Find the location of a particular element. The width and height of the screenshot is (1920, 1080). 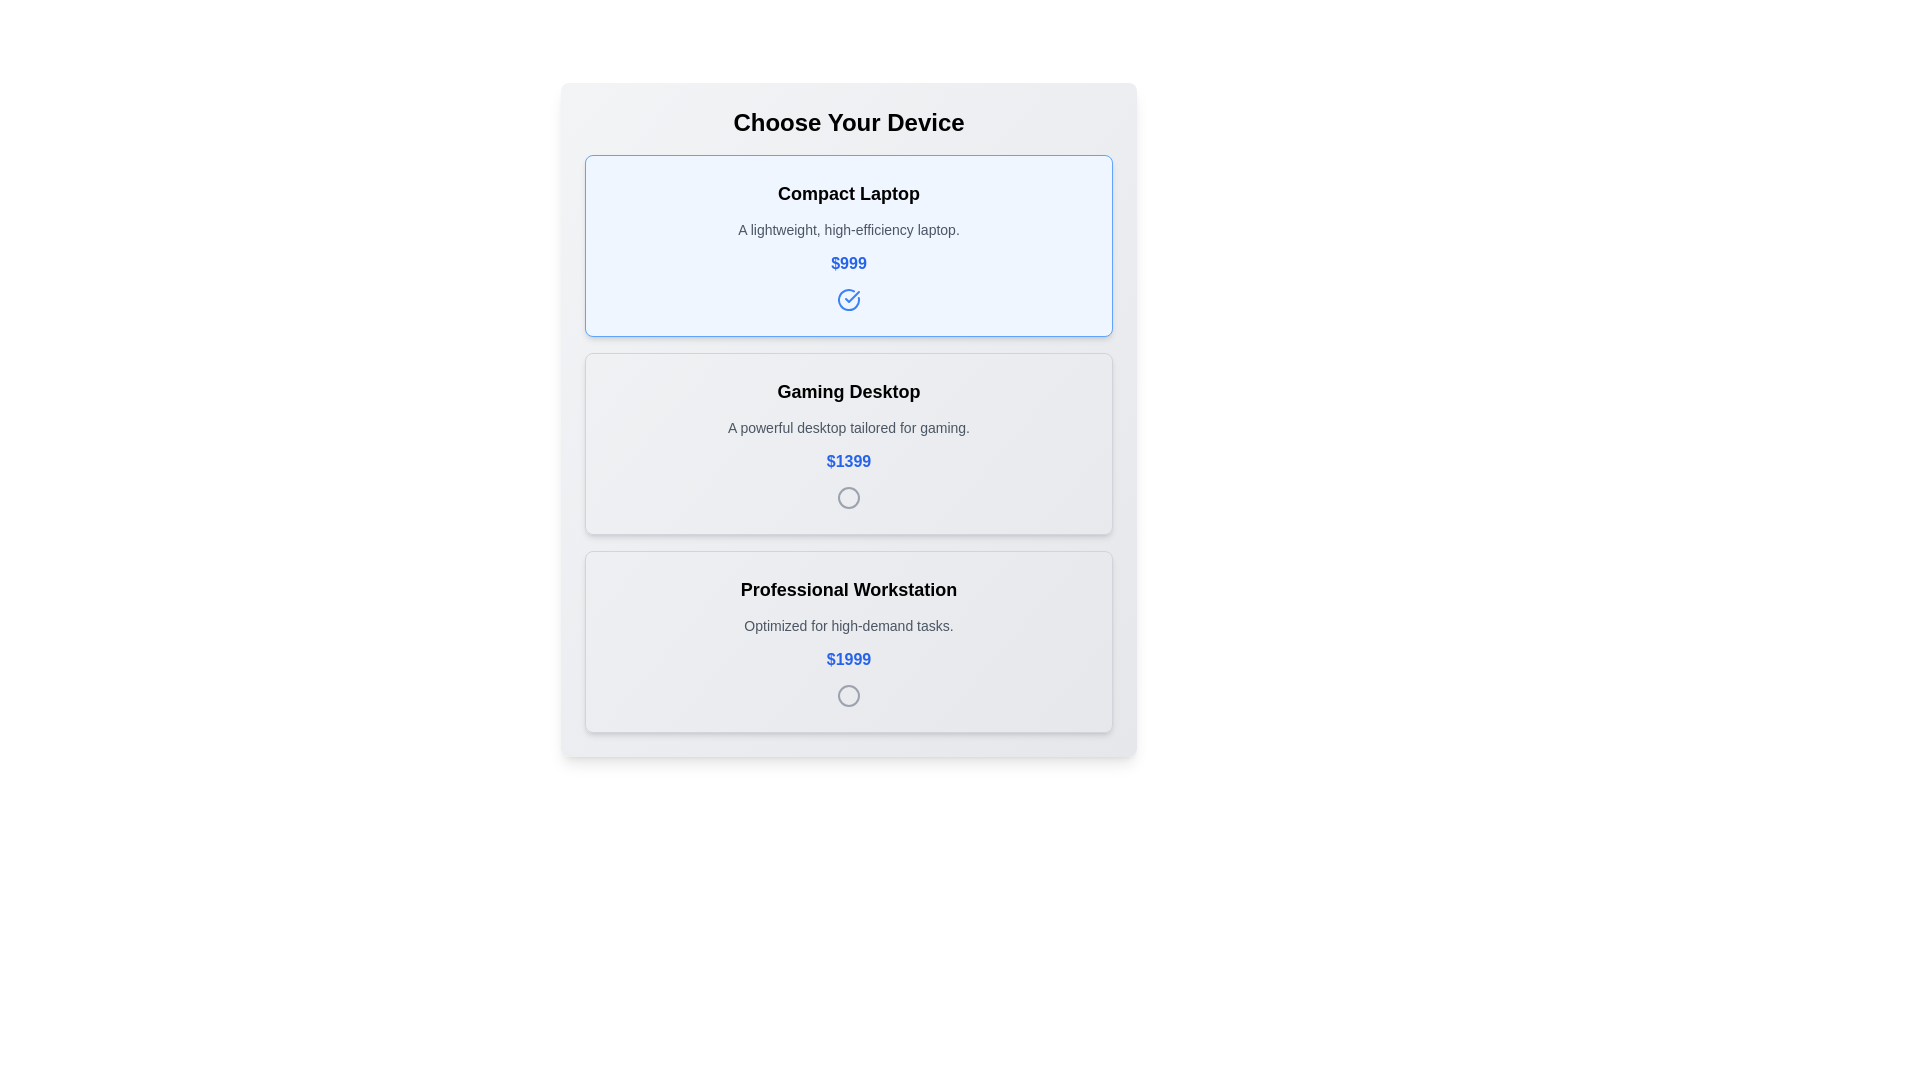

the text label that contains the phrase 'A powerful desktop tailored for gaming.' located beneath the title 'Gaming Desktop' and above the price element within the bordered card is located at coordinates (849, 427).